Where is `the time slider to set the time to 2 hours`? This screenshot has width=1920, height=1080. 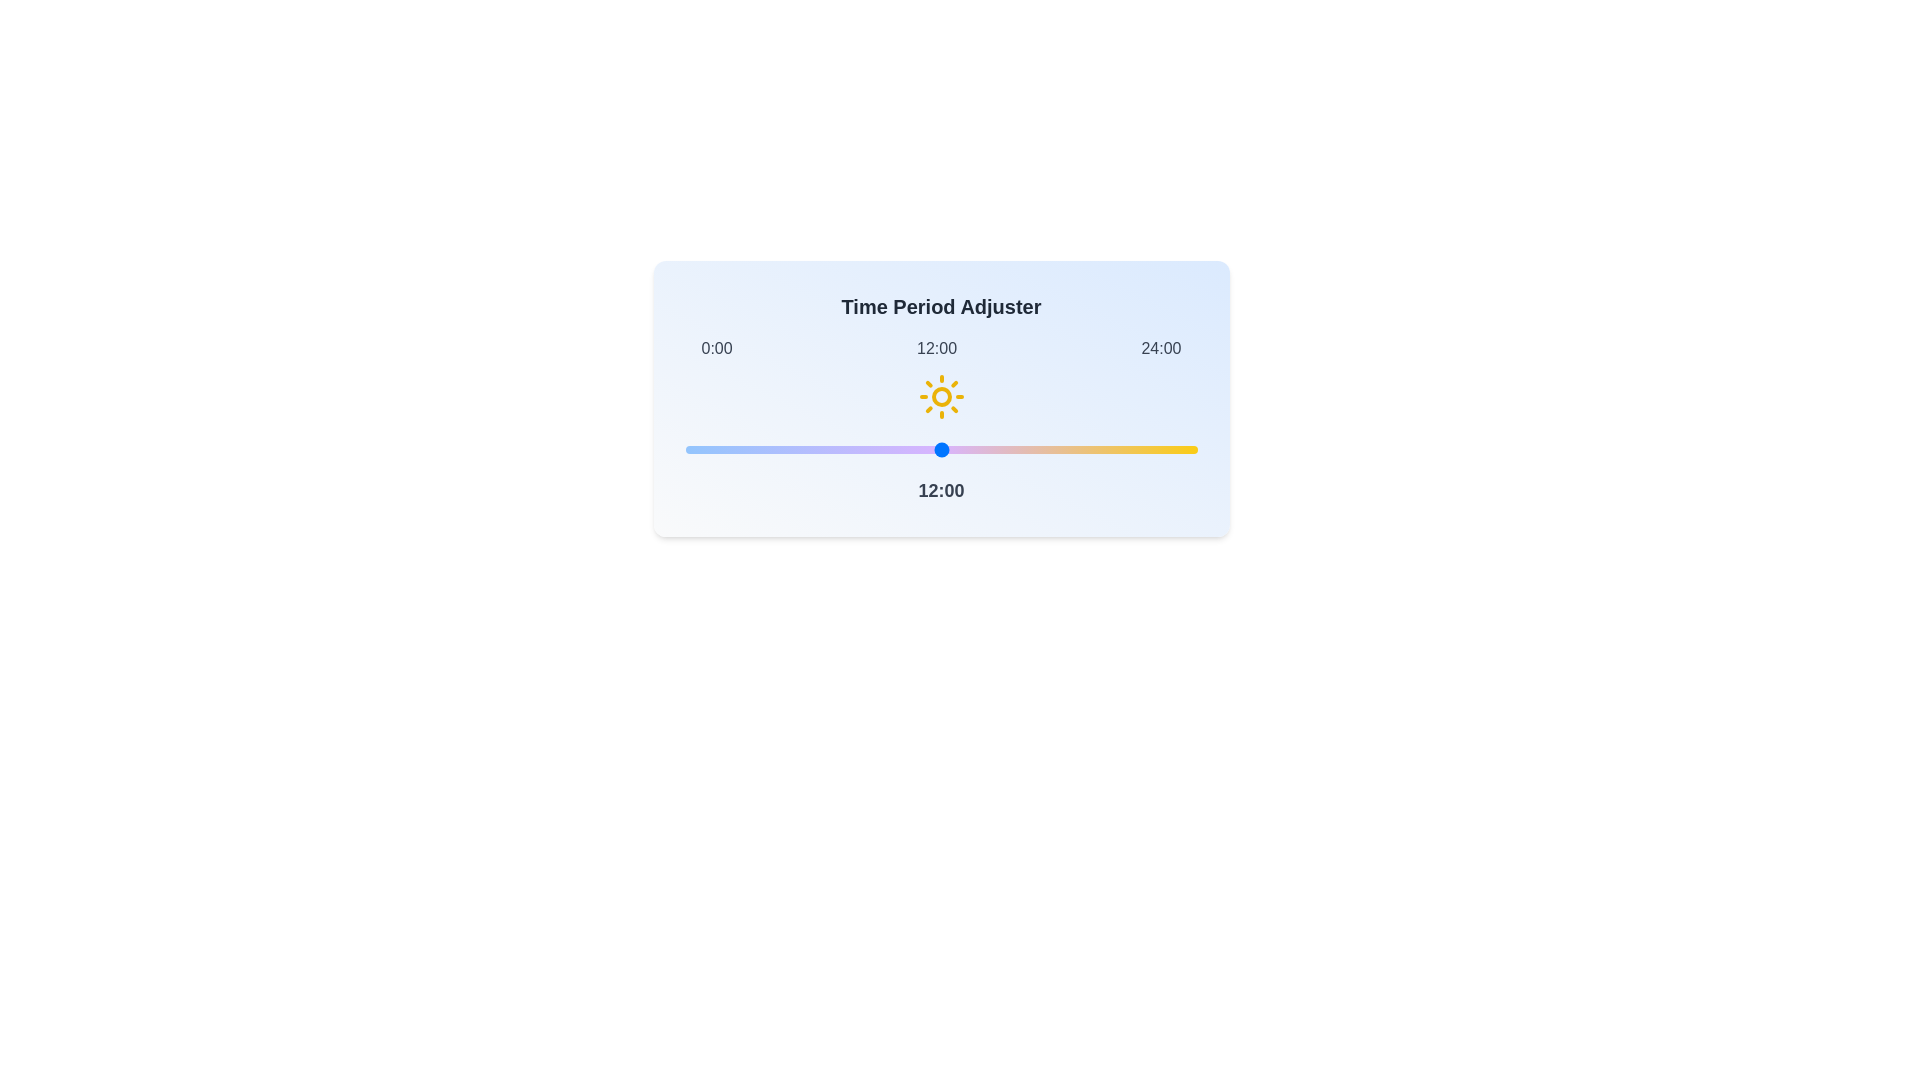
the time slider to set the time to 2 hours is located at coordinates (727, 450).